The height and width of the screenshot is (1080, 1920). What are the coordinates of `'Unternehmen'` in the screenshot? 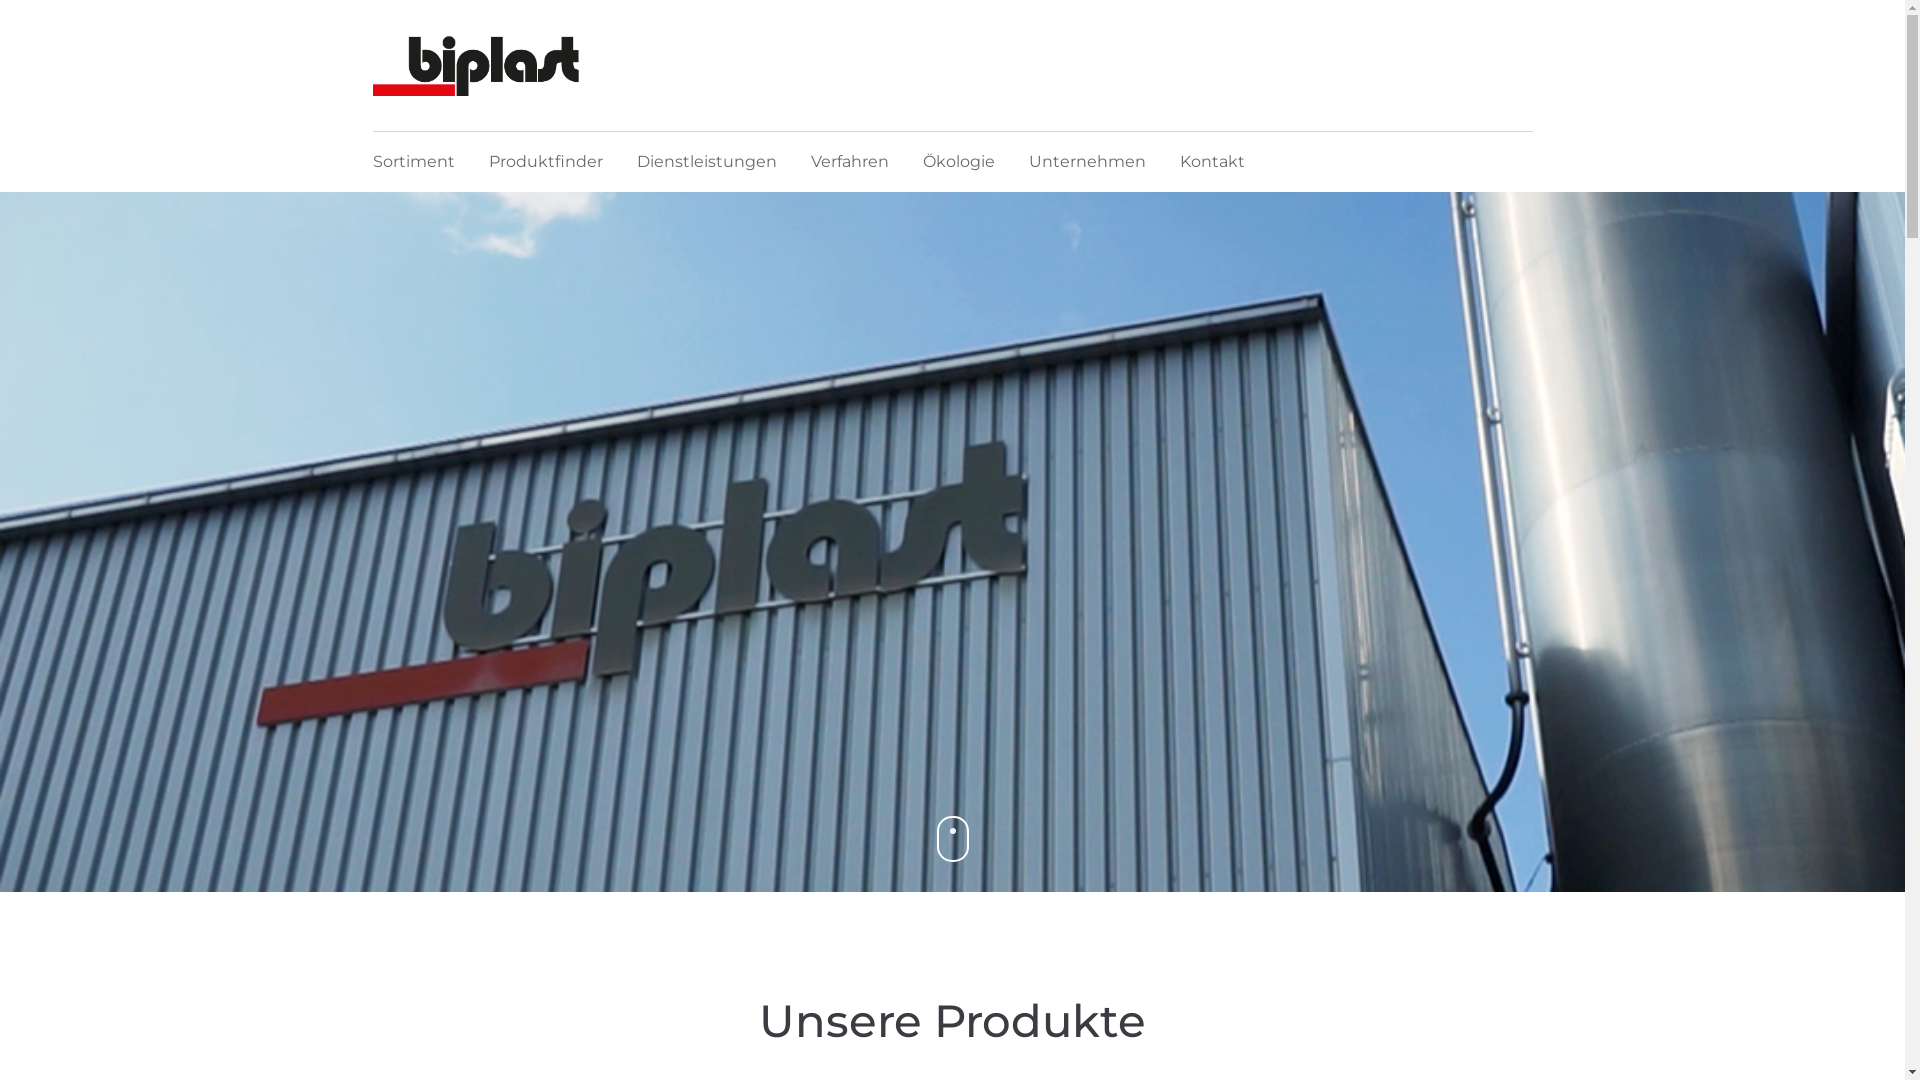 It's located at (1085, 161).